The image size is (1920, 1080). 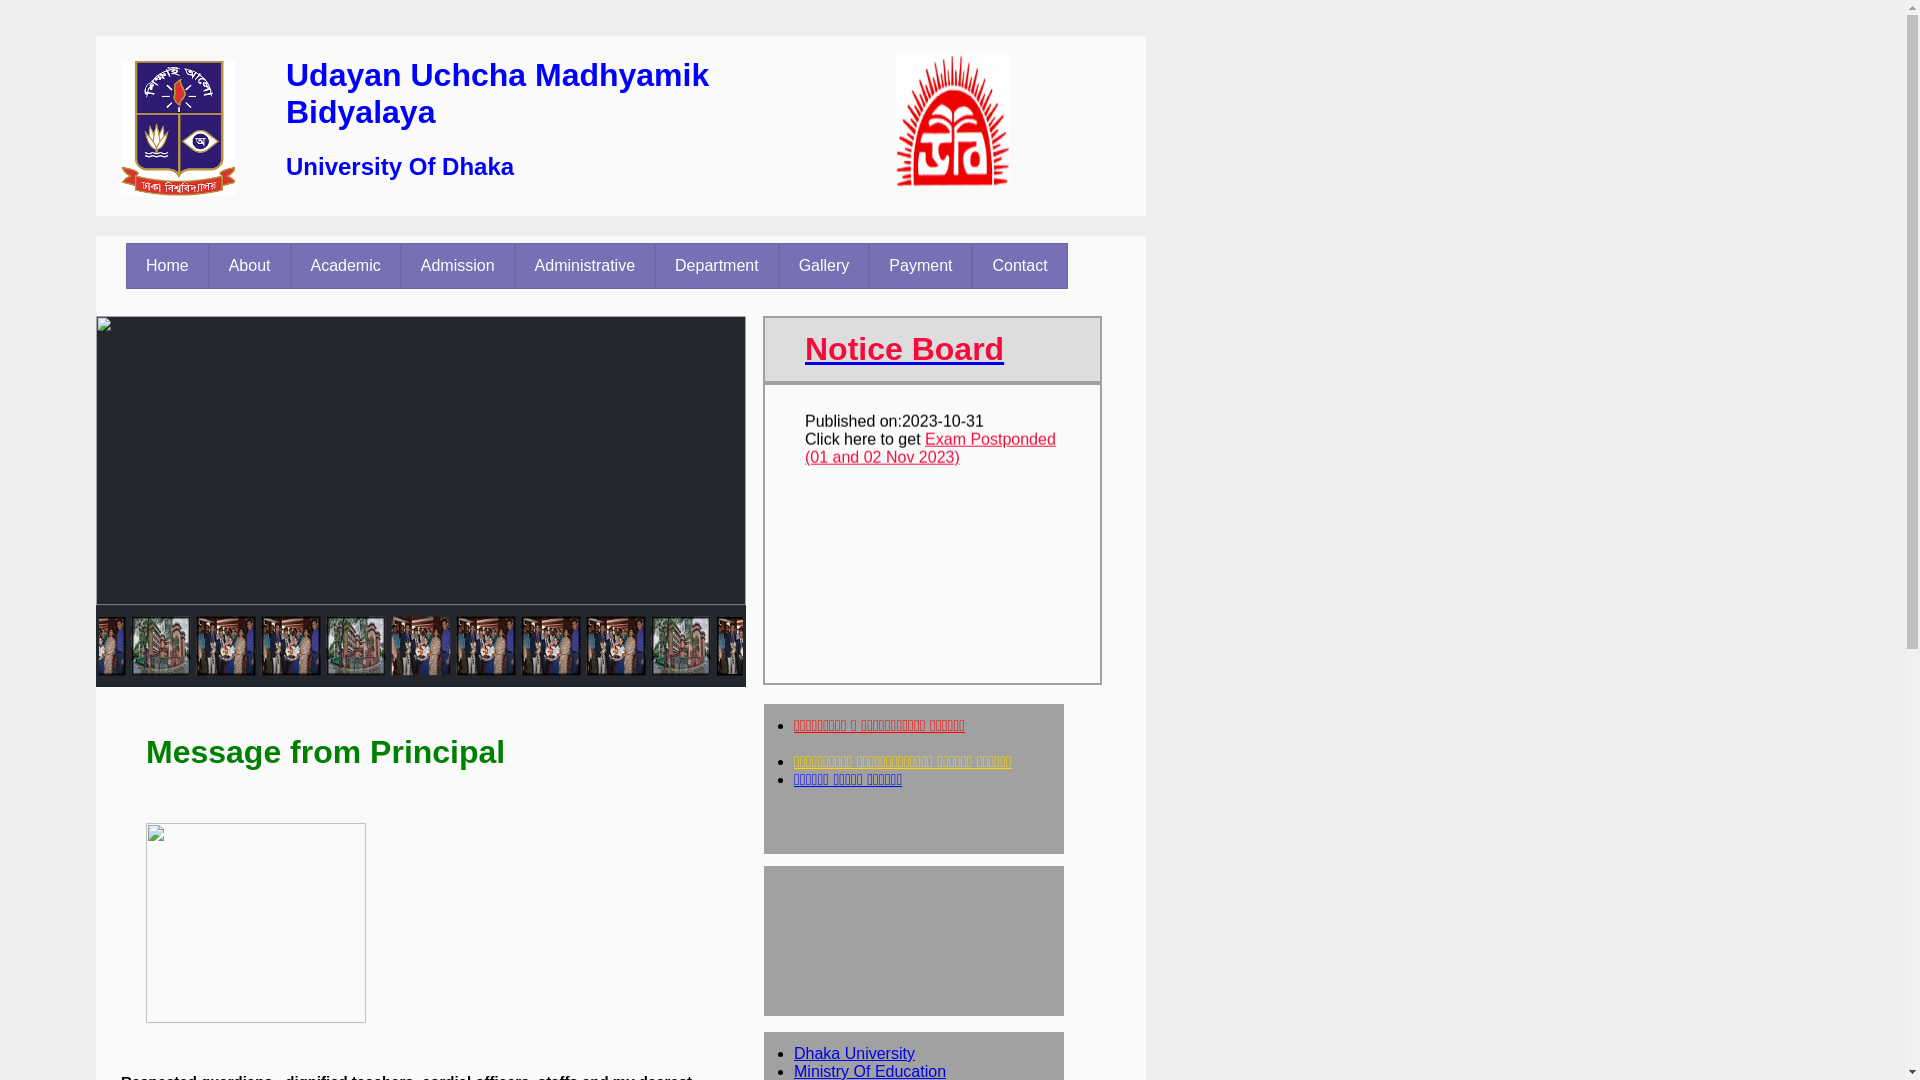 What do you see at coordinates (167, 265) in the screenshot?
I see `'Home'` at bounding box center [167, 265].